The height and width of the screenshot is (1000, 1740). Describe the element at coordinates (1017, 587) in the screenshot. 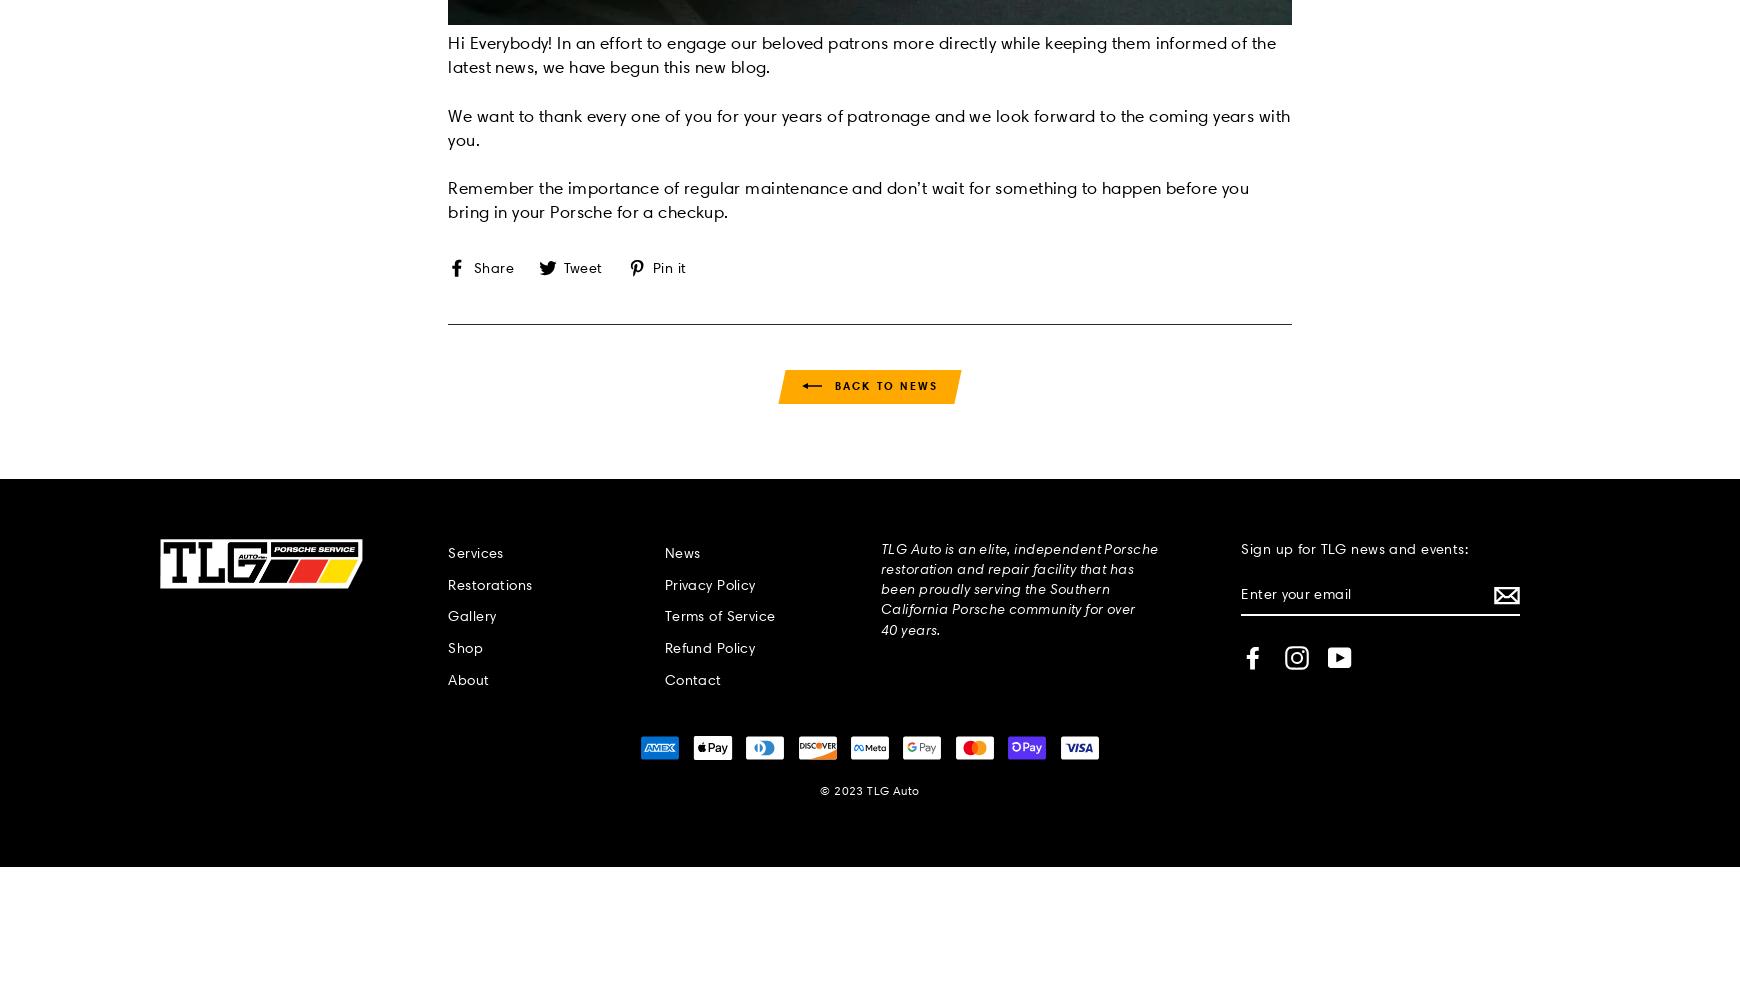

I see `'TLG Auto is an elite, independent Porsche restoration and repair facility that has been proudly serving the Southern California Porsche community for over 40 years.'` at that location.